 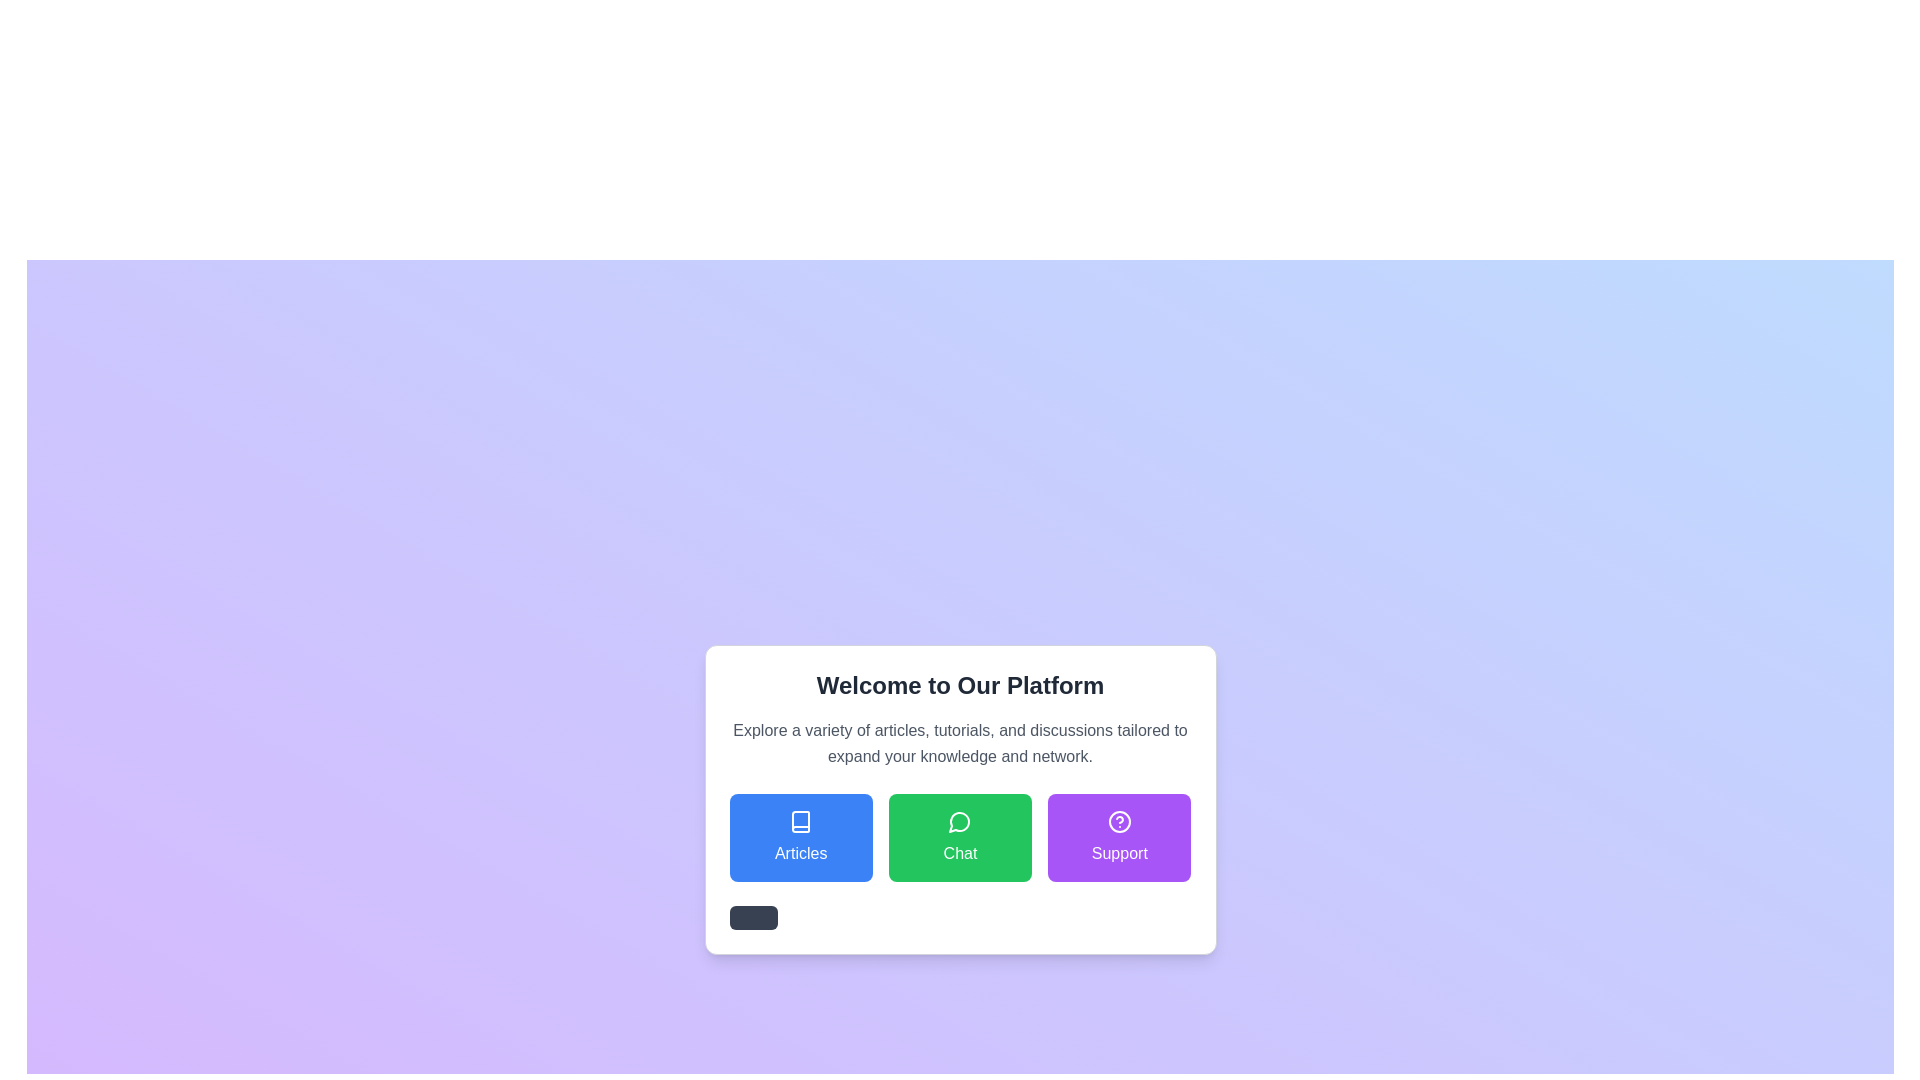 What do you see at coordinates (801, 853) in the screenshot?
I see `the text label that indicates the purpose of the blue button labeled 'Articles', which is located at the lower section of the blue button` at bounding box center [801, 853].